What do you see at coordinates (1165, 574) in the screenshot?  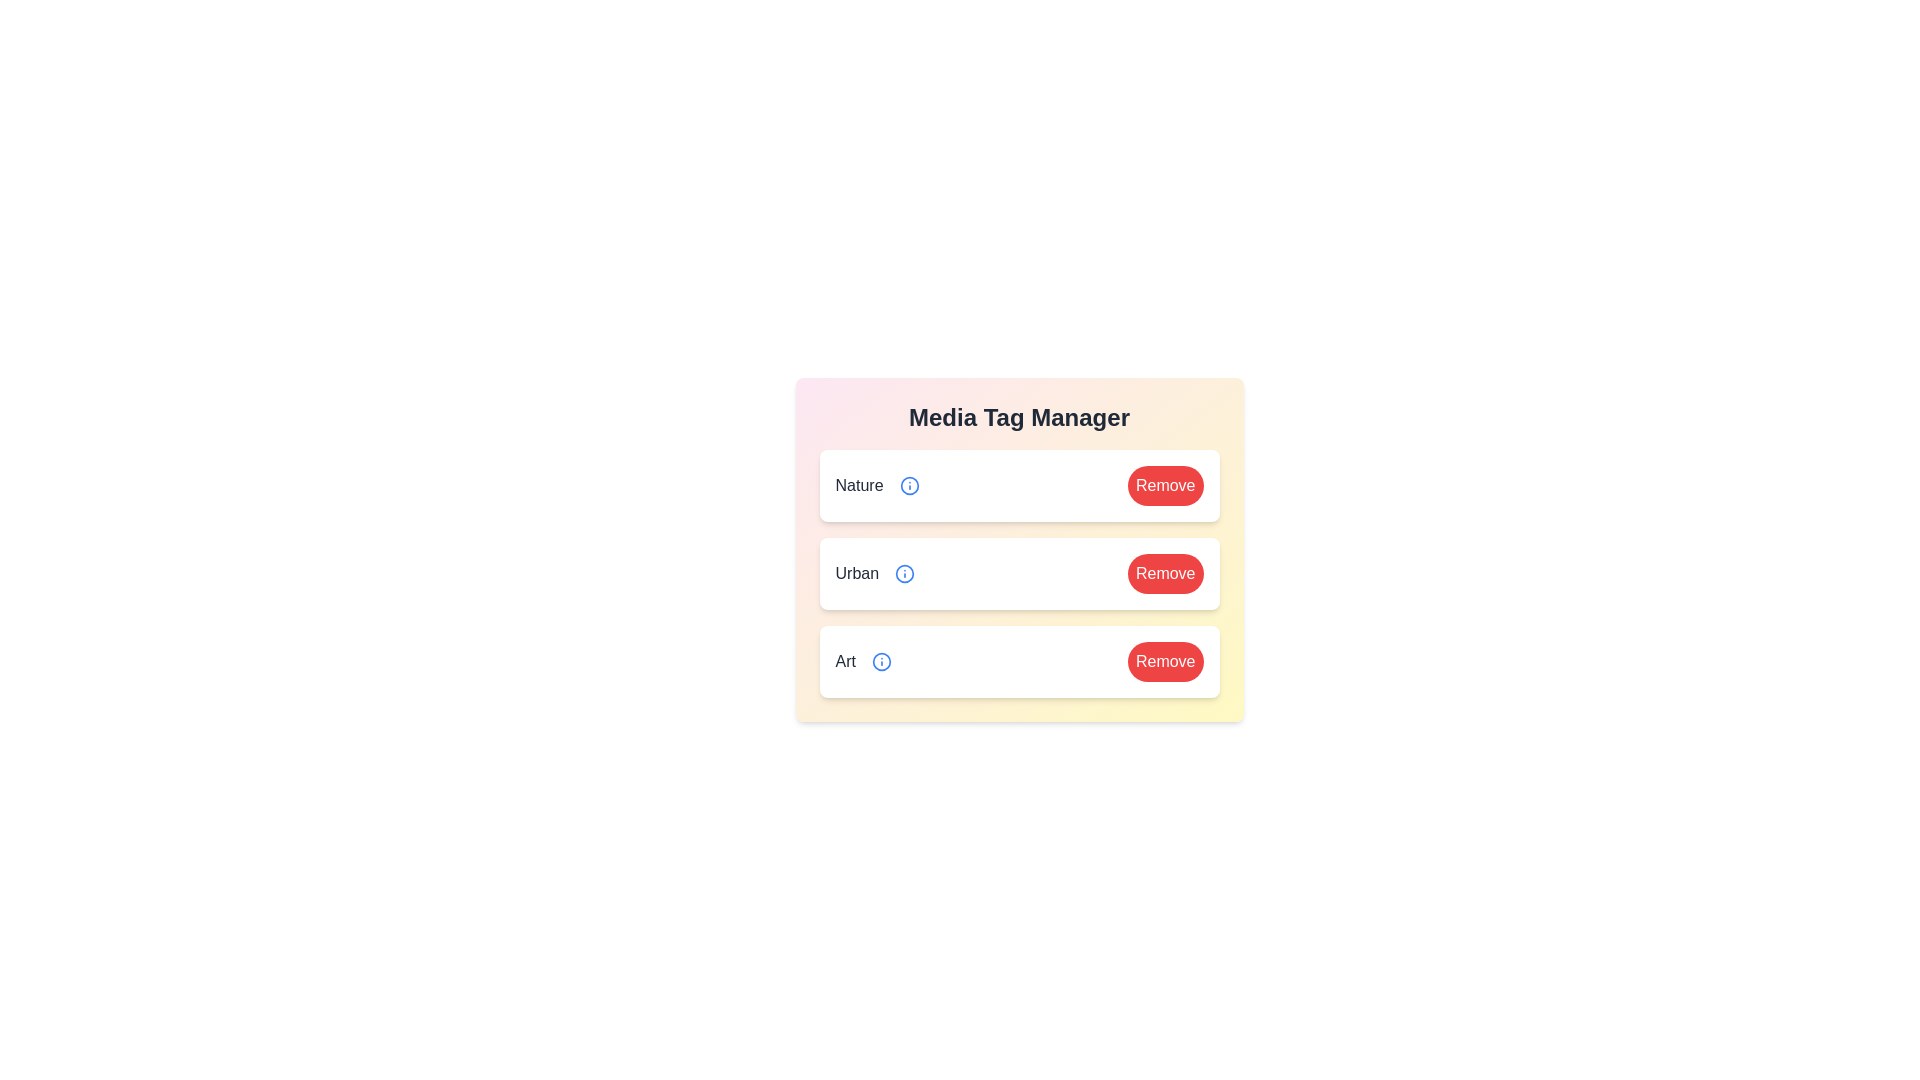 I see `'Remove' button for the tag Urban` at bounding box center [1165, 574].